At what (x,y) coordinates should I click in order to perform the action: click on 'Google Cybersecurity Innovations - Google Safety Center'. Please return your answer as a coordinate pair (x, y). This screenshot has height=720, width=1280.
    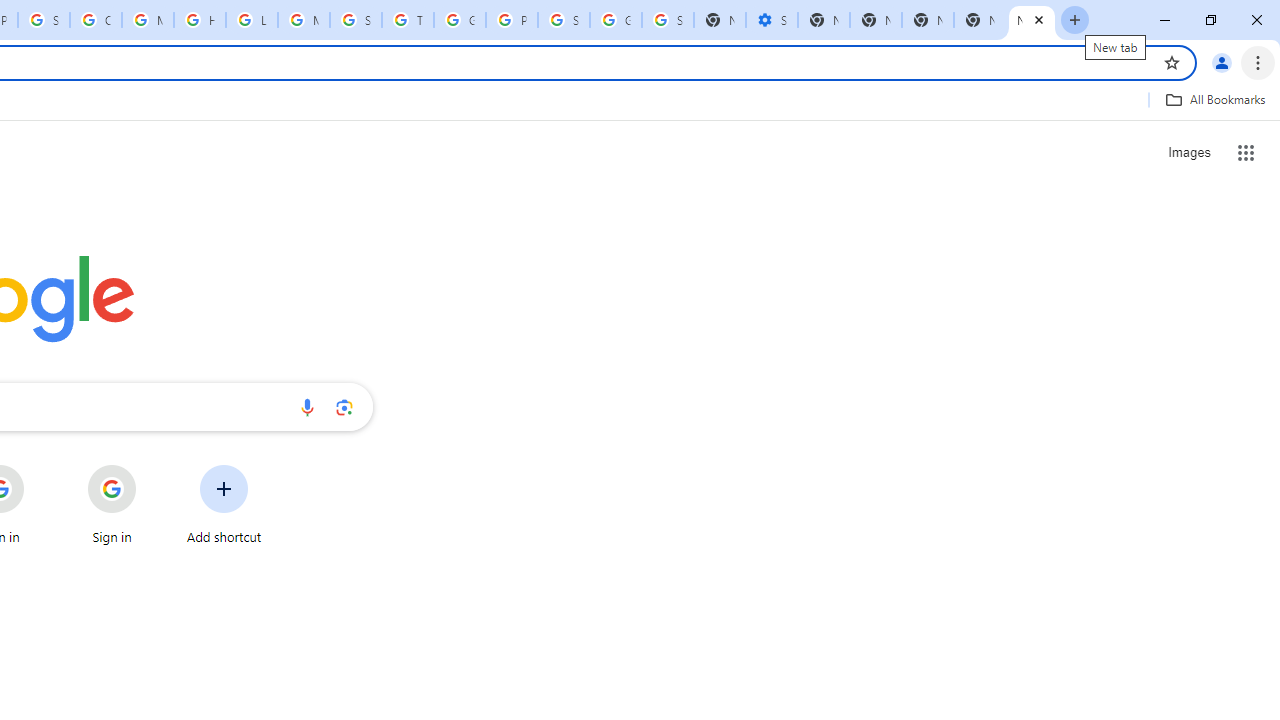
    Looking at the image, I should click on (615, 20).